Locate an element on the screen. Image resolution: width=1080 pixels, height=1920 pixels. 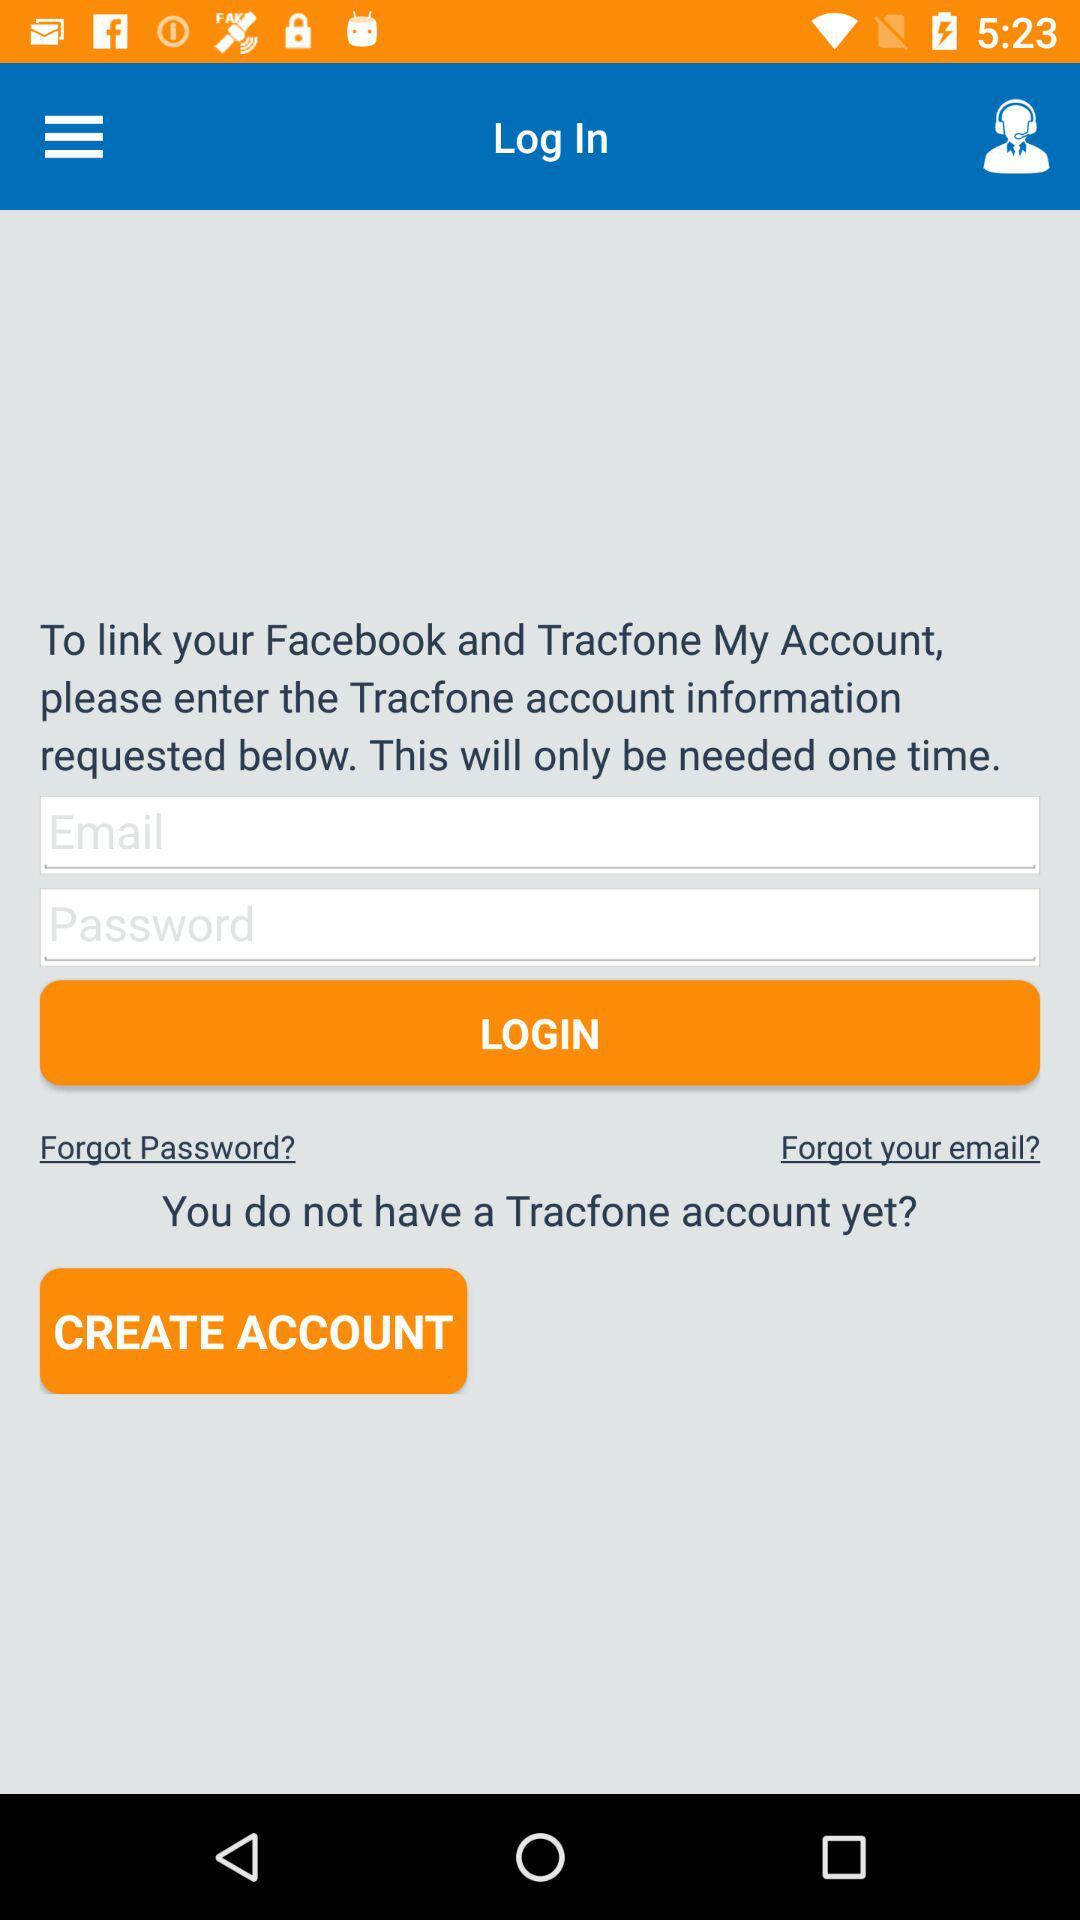
the create account icon is located at coordinates (252, 1331).